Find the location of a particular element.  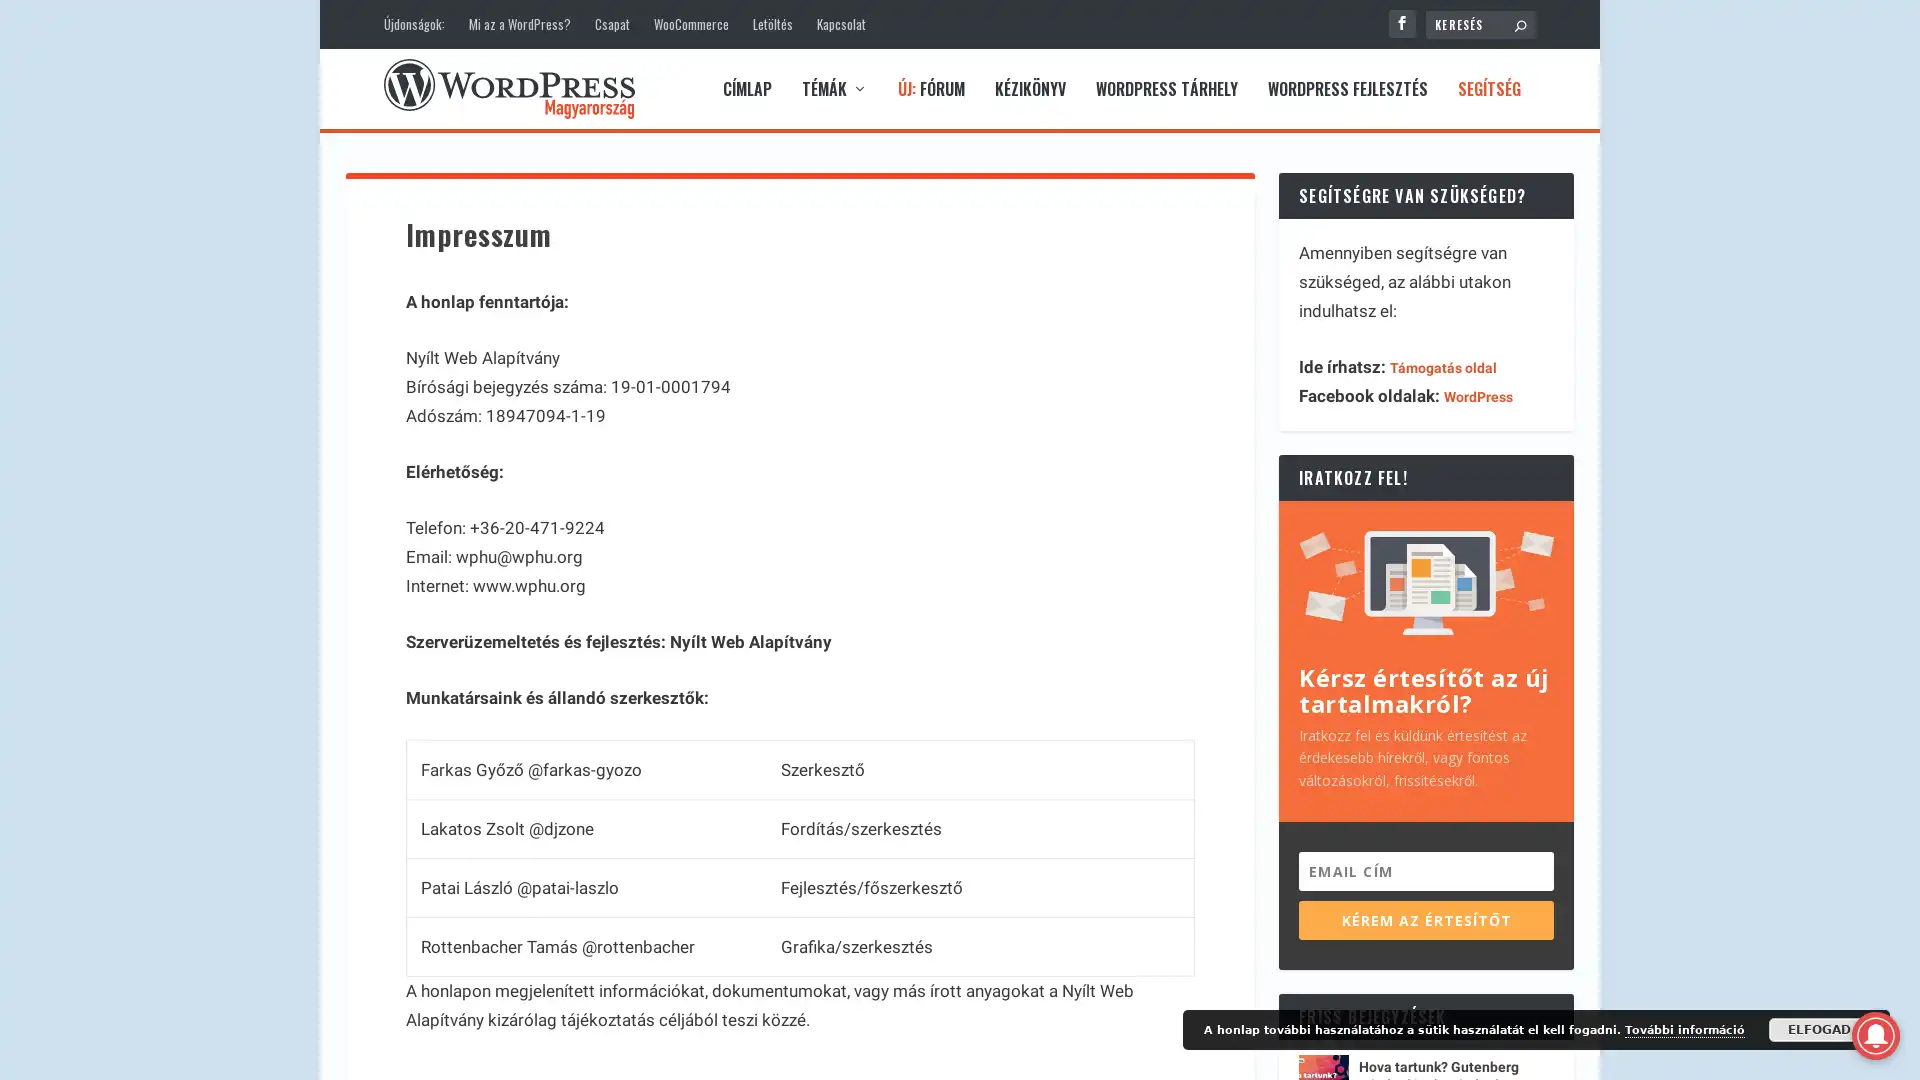

KEREM AZ ERTESITOT is located at coordinates (1425, 919).